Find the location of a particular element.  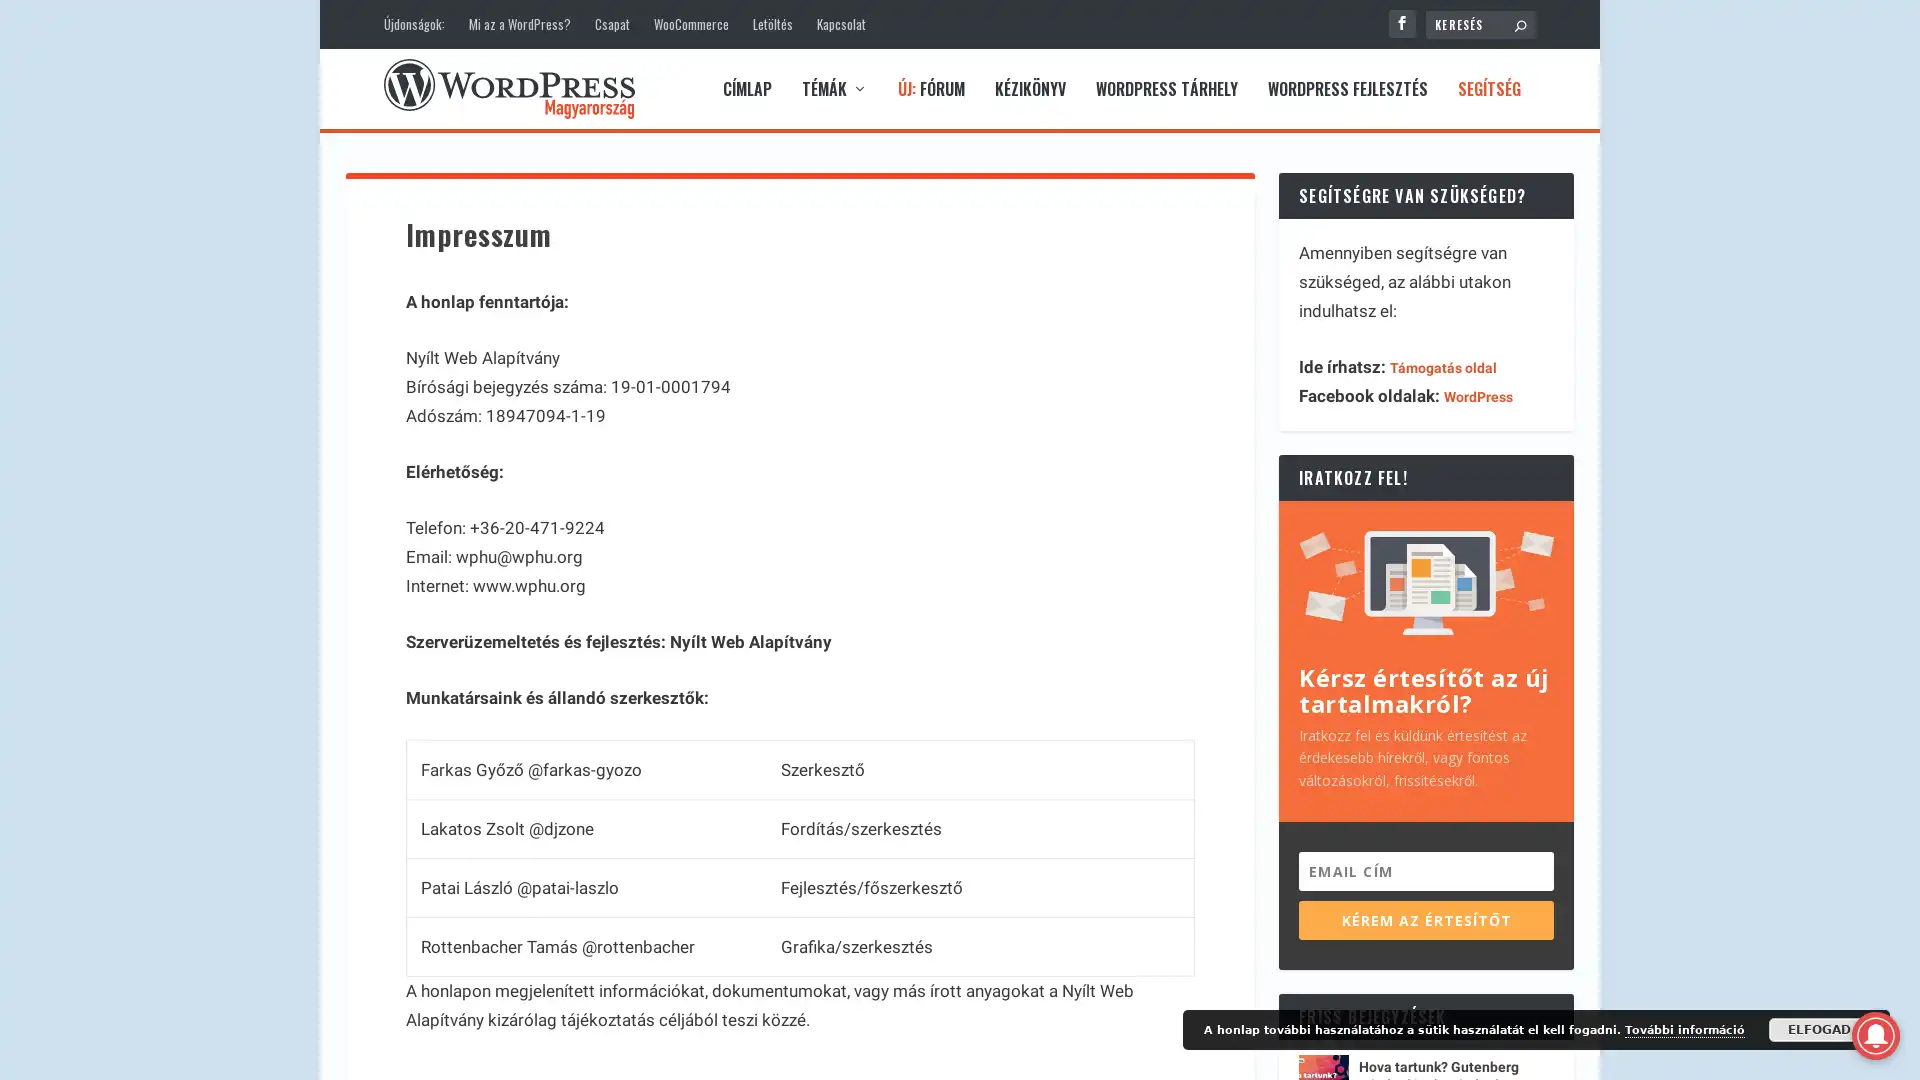

KEREM AZ ERTESITOT is located at coordinates (1425, 919).